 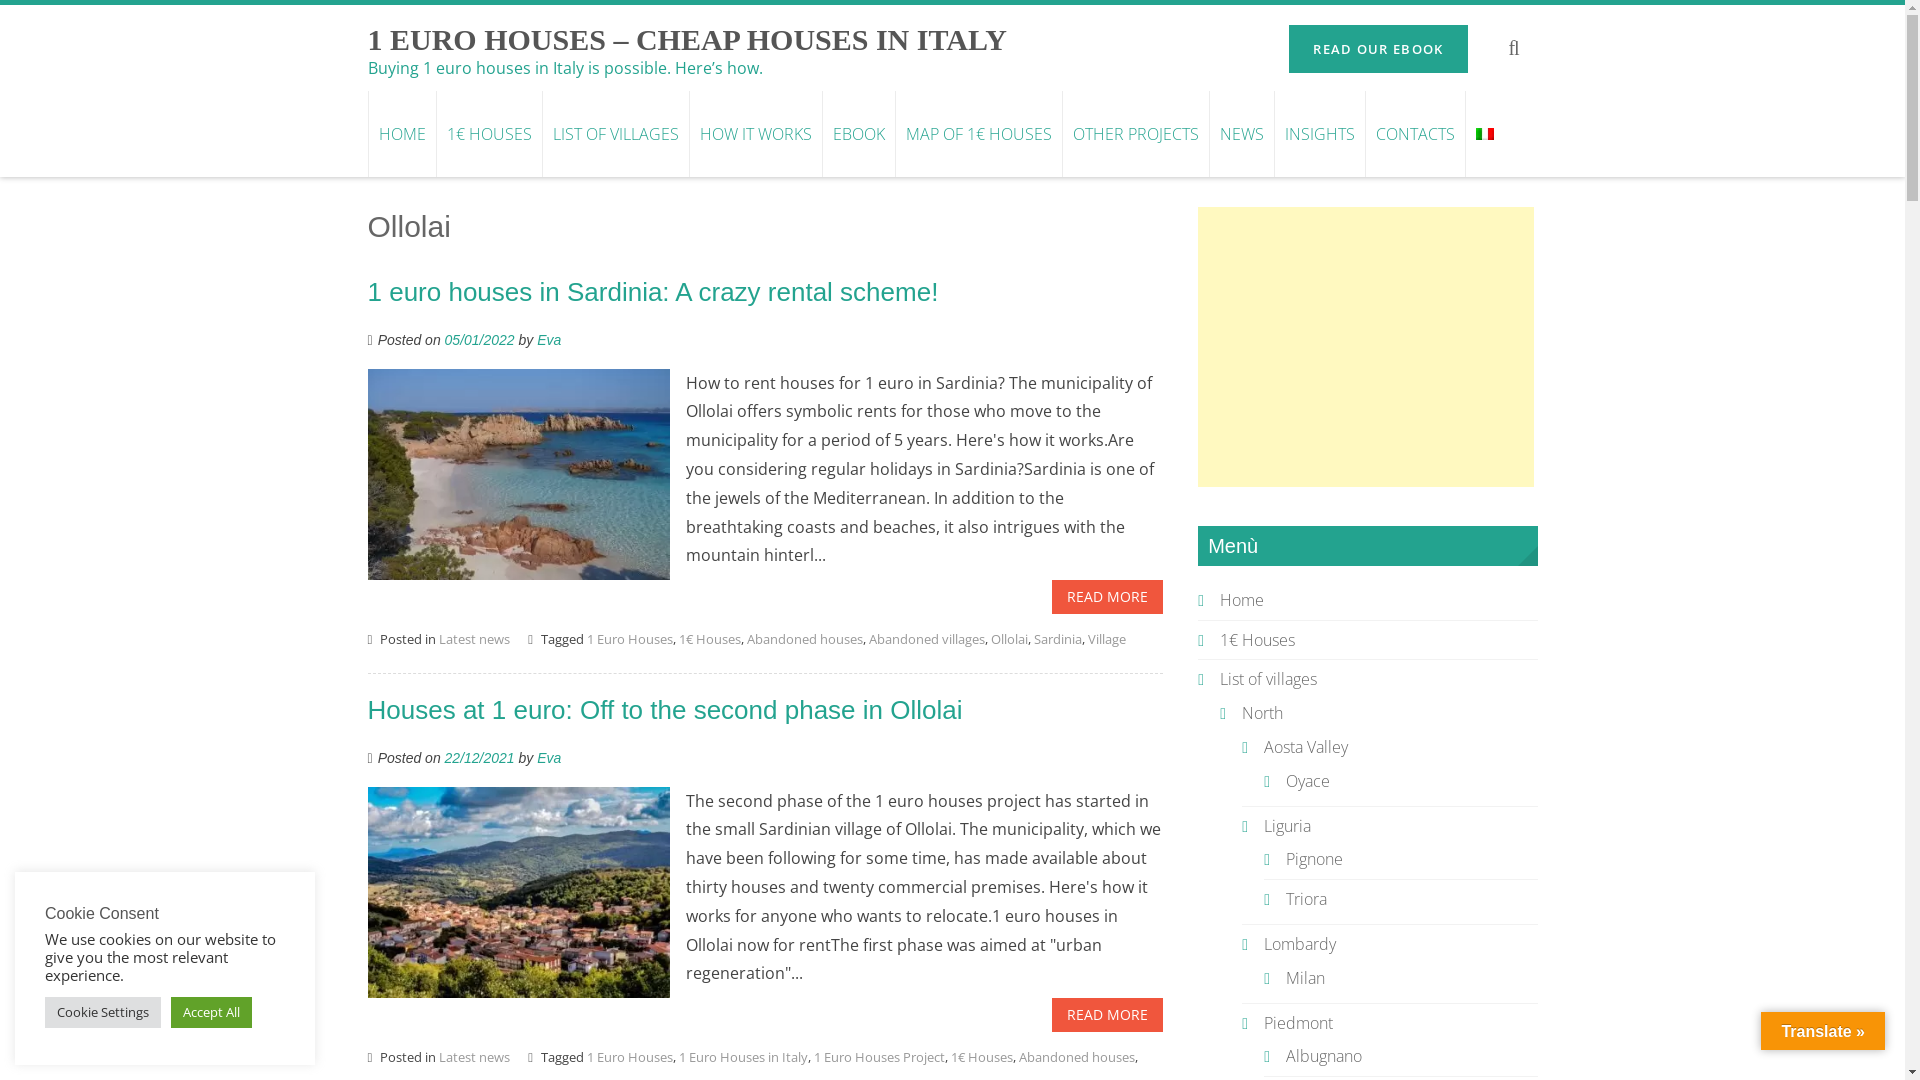 I want to click on 'Cookie Settings', so click(x=101, y=1012).